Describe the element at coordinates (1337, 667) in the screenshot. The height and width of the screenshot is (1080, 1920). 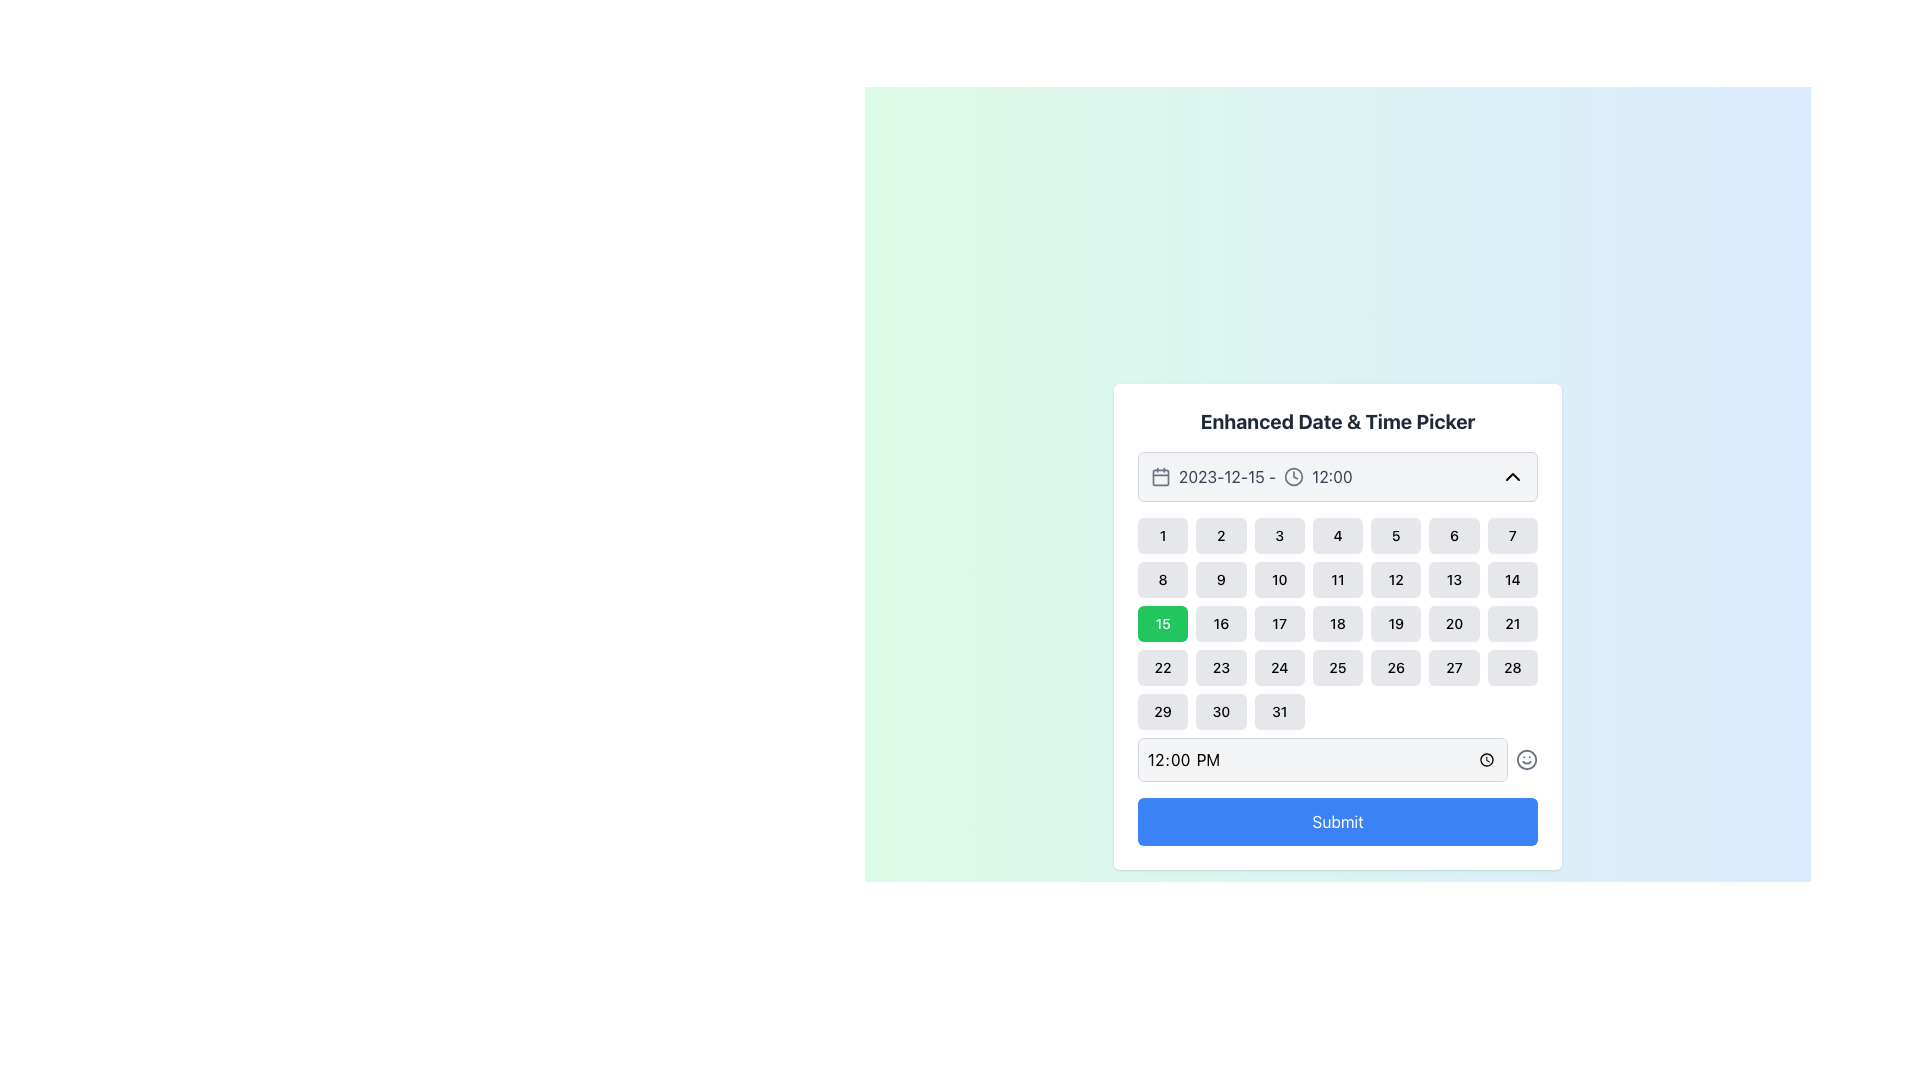
I see `the button representing the 25th day in the calendar interface` at that location.